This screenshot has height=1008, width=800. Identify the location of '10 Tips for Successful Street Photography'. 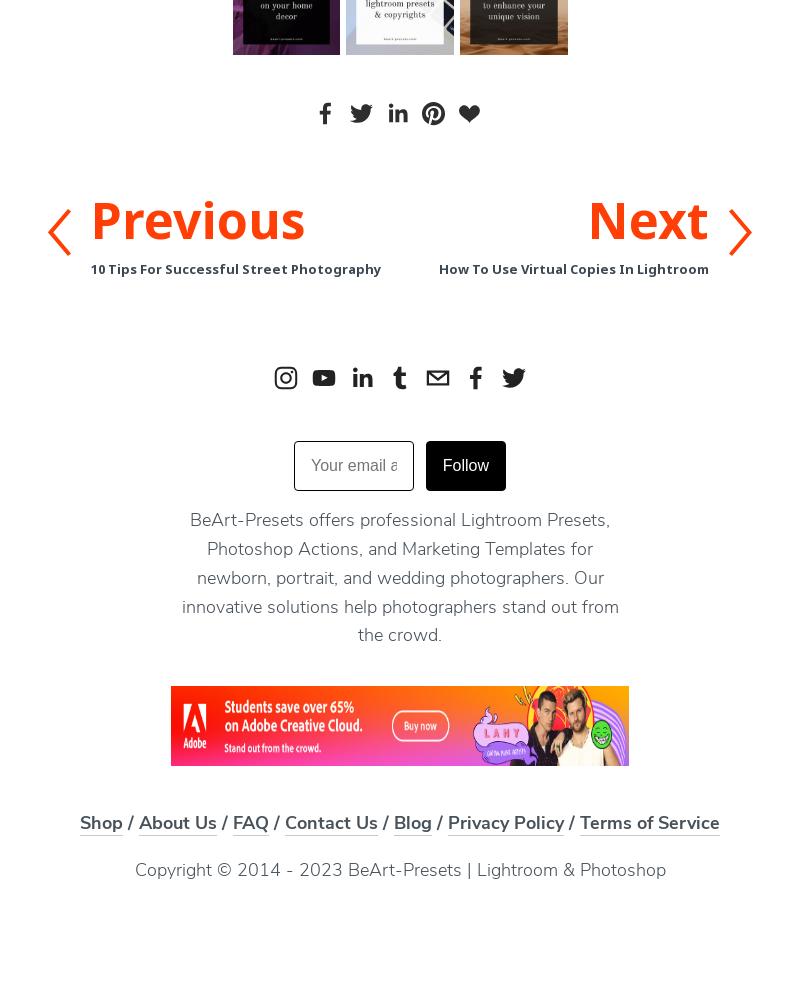
(235, 269).